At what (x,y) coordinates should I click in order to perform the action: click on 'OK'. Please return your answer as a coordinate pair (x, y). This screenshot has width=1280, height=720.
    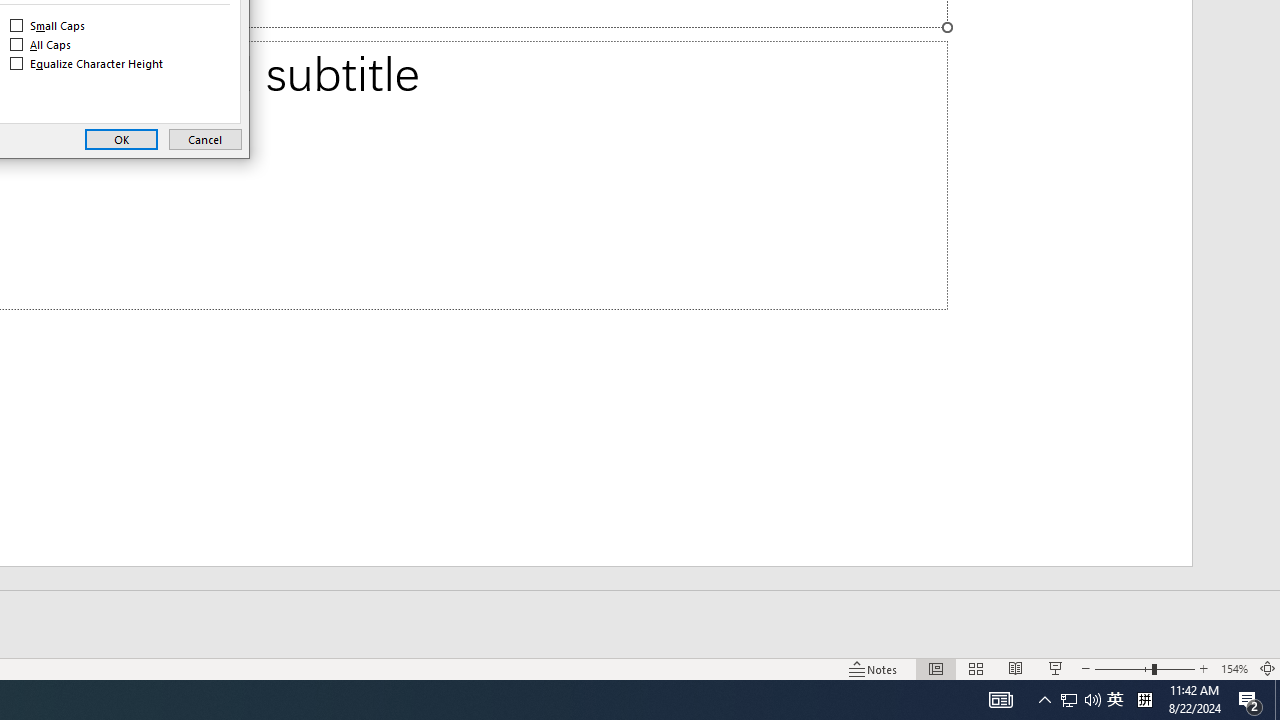
    Looking at the image, I should click on (120, 138).